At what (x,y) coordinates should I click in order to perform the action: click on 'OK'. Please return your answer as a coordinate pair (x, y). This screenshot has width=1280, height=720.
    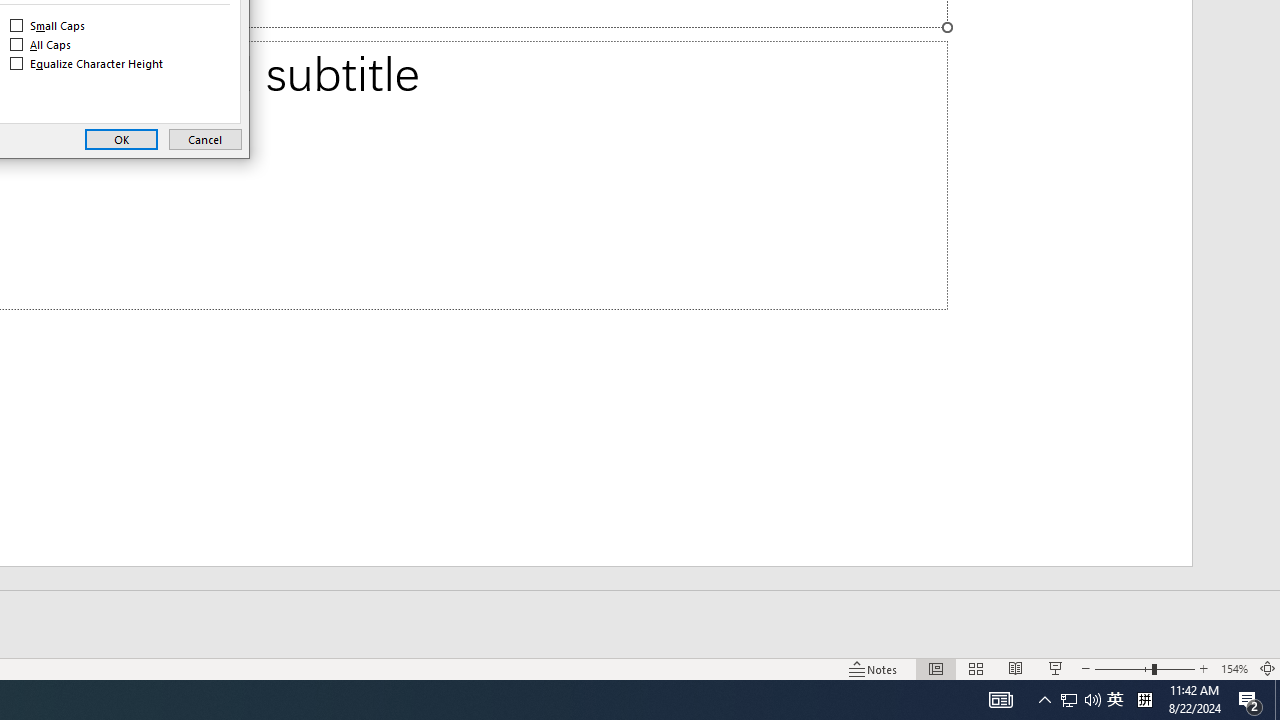
    Looking at the image, I should click on (120, 138).